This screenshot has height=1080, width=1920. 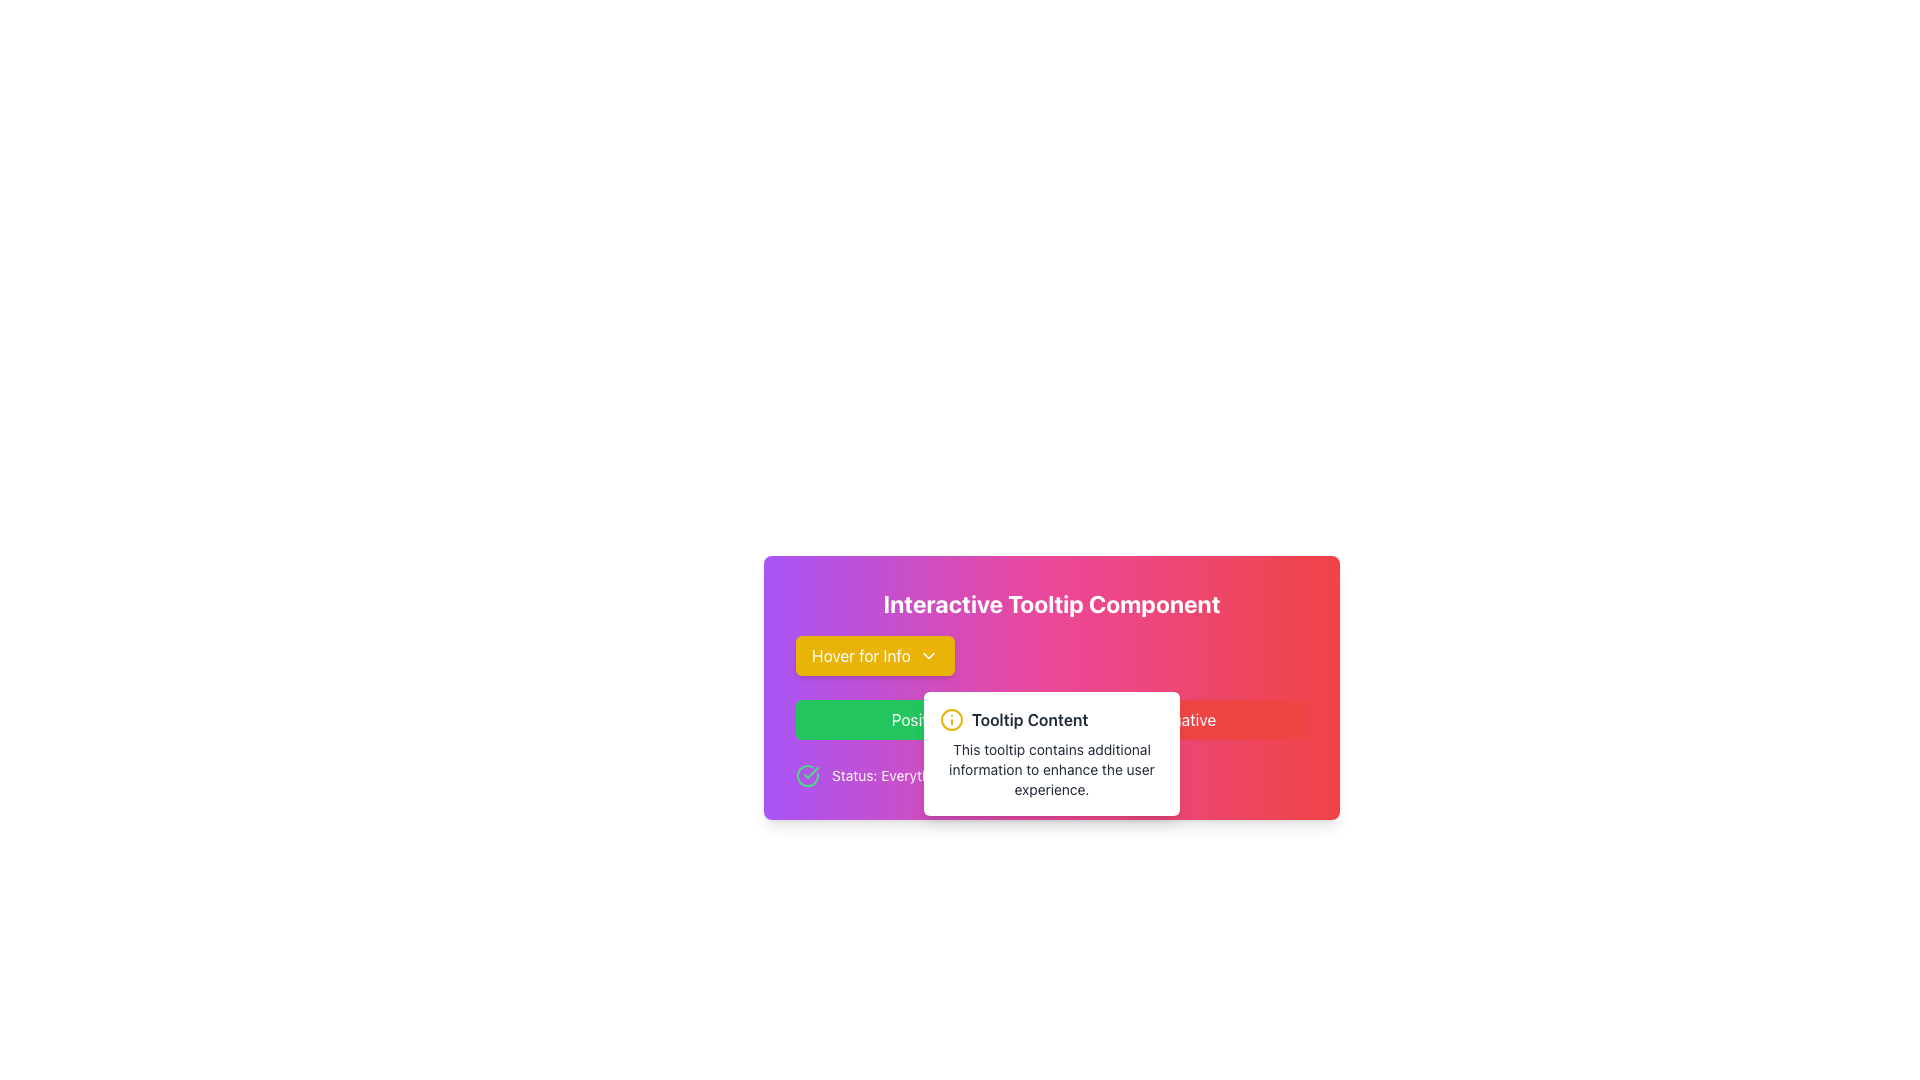 I want to click on the circular green checkmark icon indicating a successful status, located to the left side of the text 'Status: Everything looks good' in the status section, so click(x=807, y=774).